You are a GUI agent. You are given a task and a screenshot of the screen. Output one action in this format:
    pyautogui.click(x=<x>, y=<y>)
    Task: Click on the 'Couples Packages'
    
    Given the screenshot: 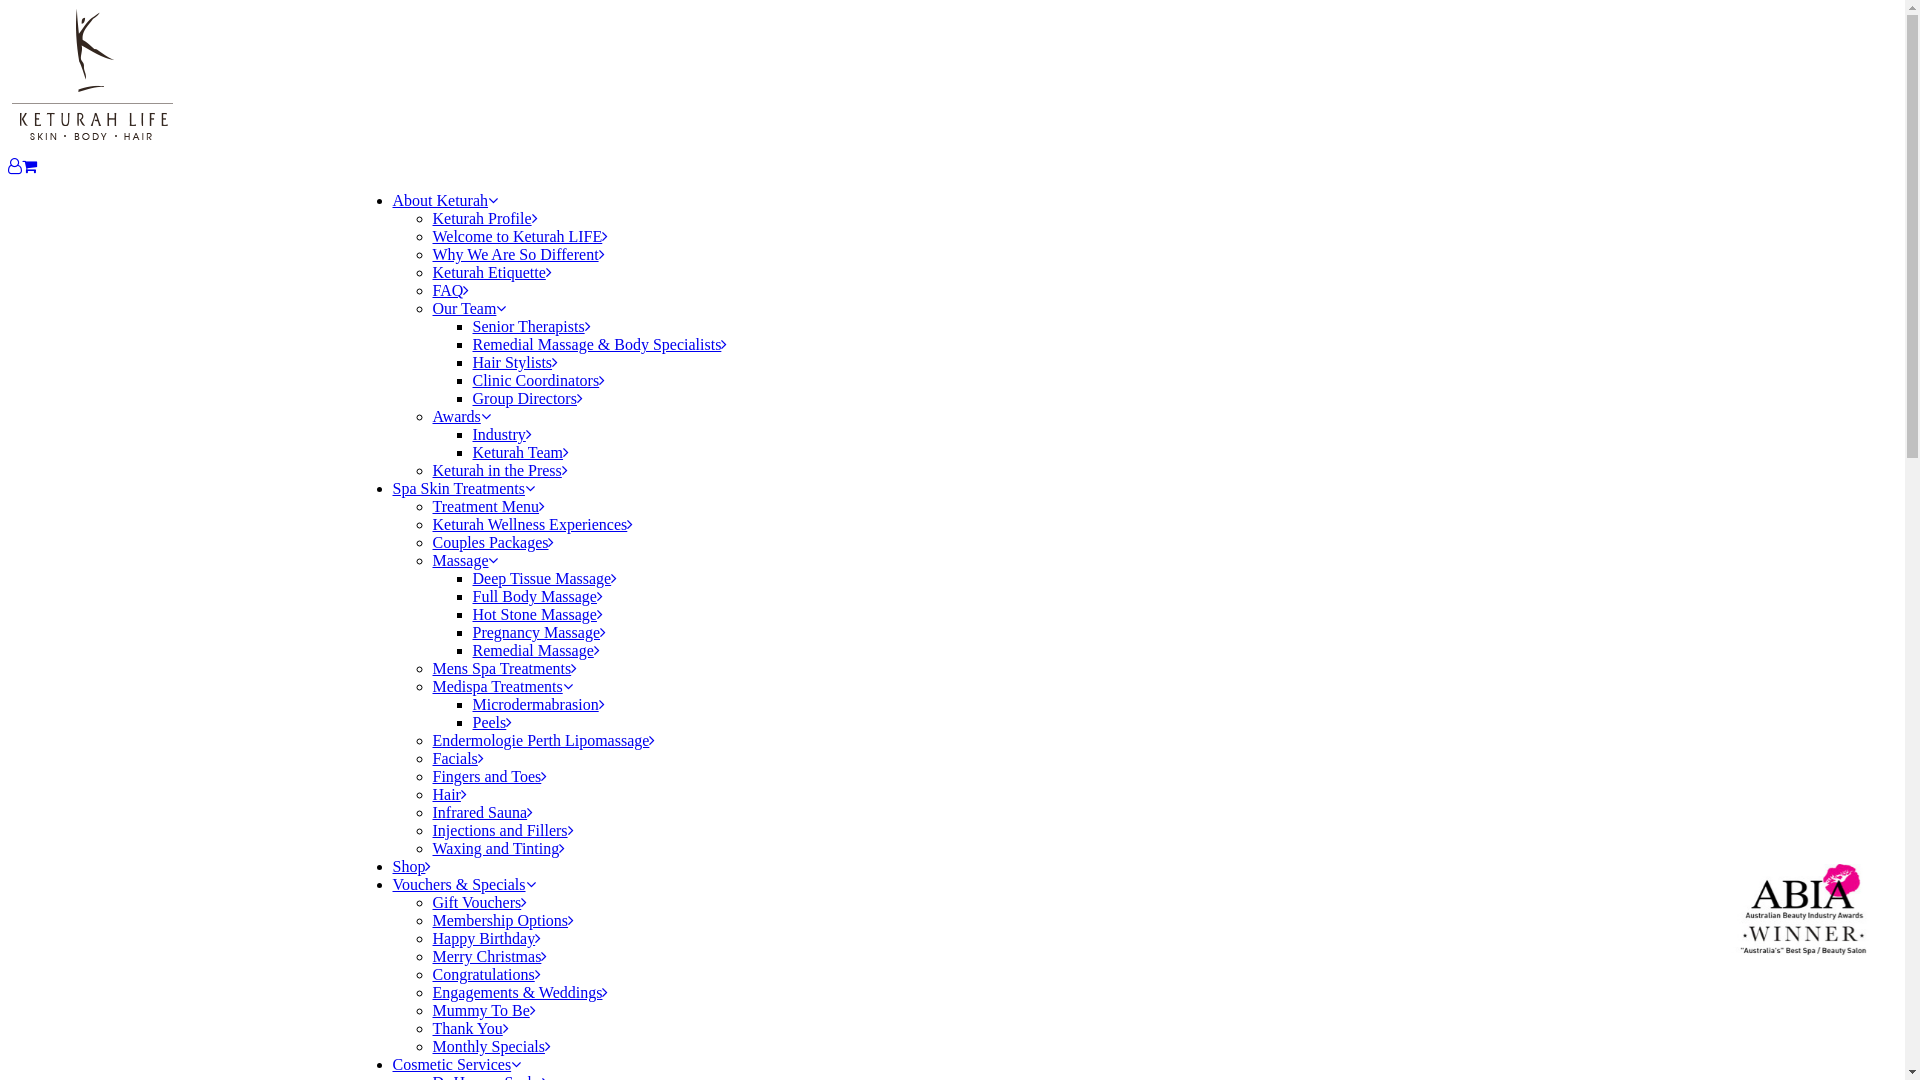 What is the action you would take?
    pyautogui.click(x=493, y=542)
    